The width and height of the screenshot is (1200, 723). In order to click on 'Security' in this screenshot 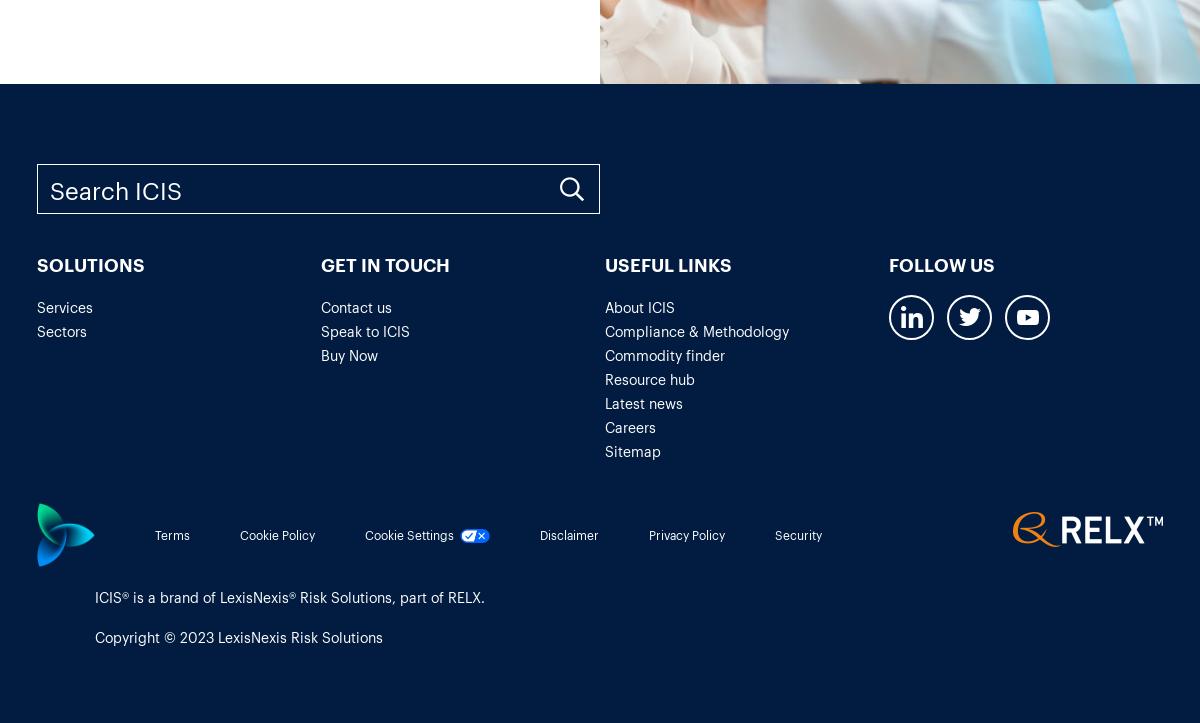, I will do `click(797, 533)`.